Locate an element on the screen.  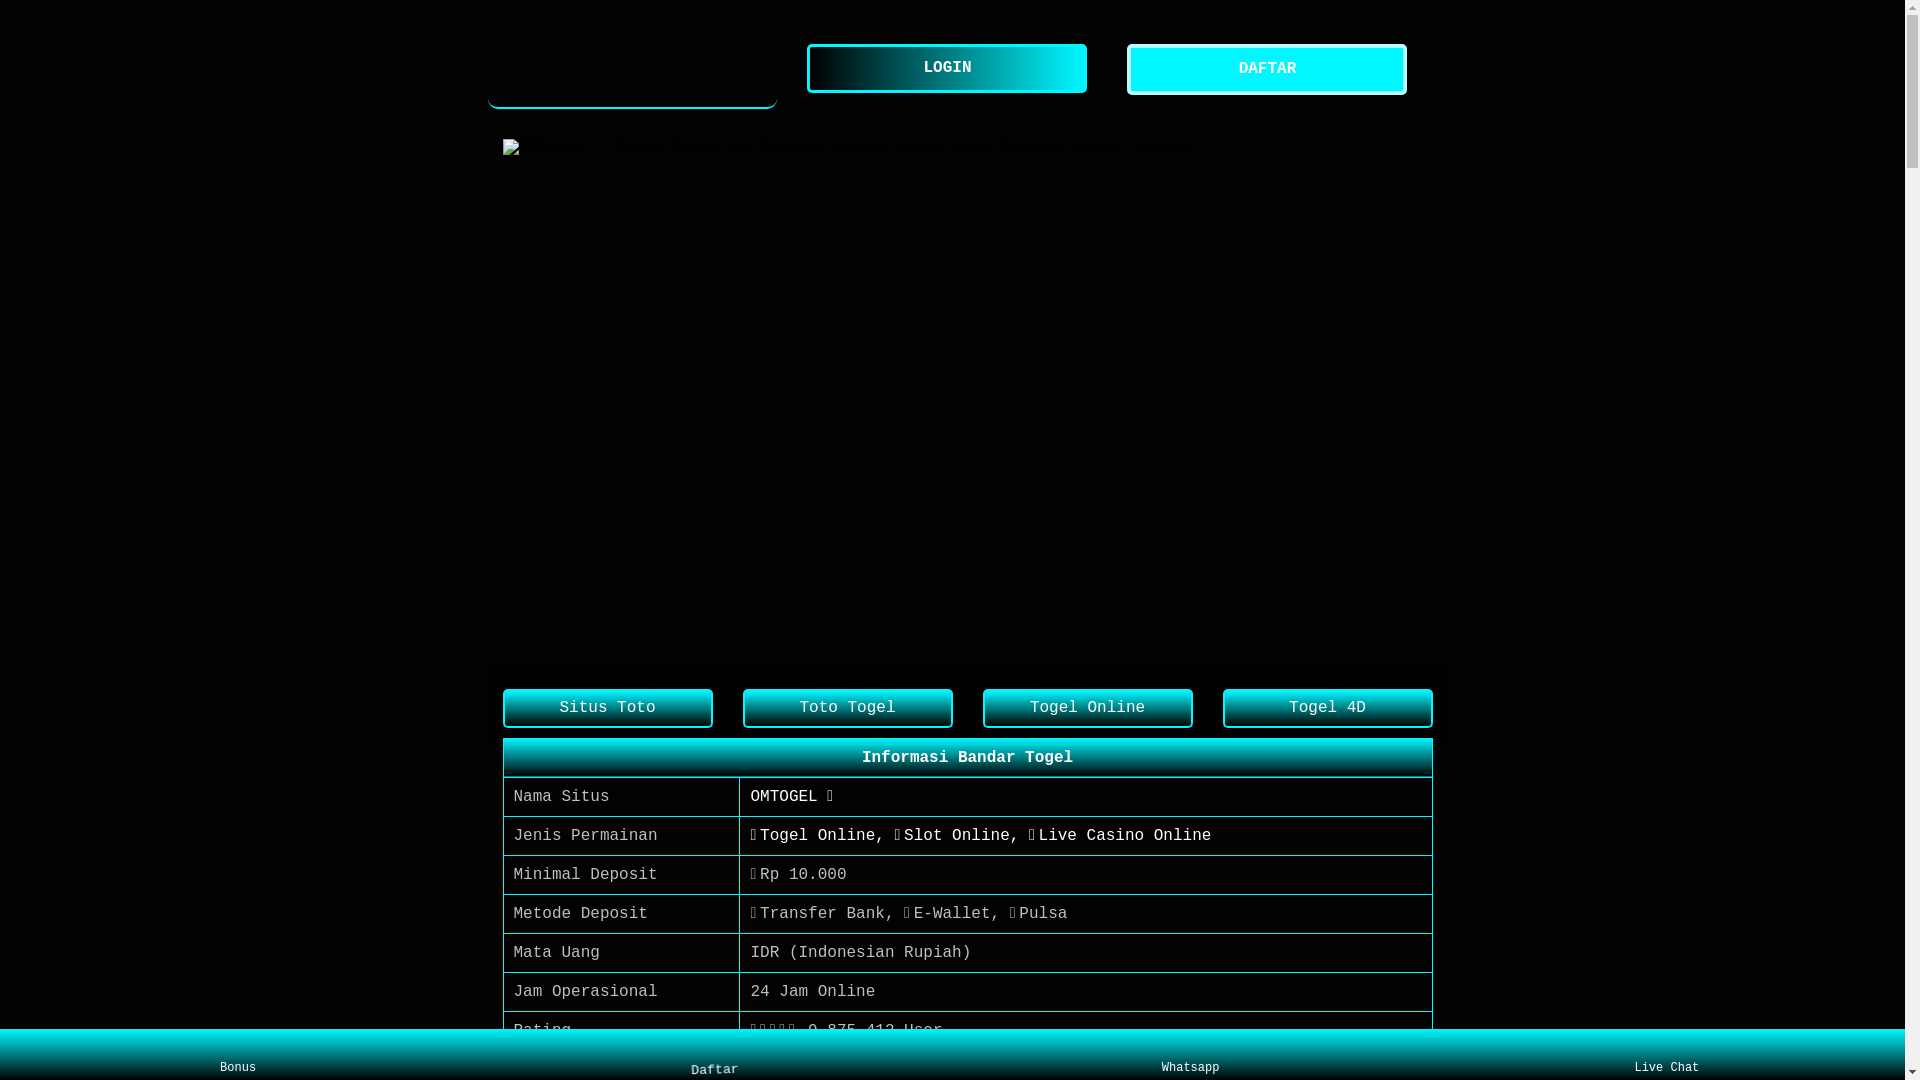
'Previous item in carousel (1 of 1)' is located at coordinates (518, 400).